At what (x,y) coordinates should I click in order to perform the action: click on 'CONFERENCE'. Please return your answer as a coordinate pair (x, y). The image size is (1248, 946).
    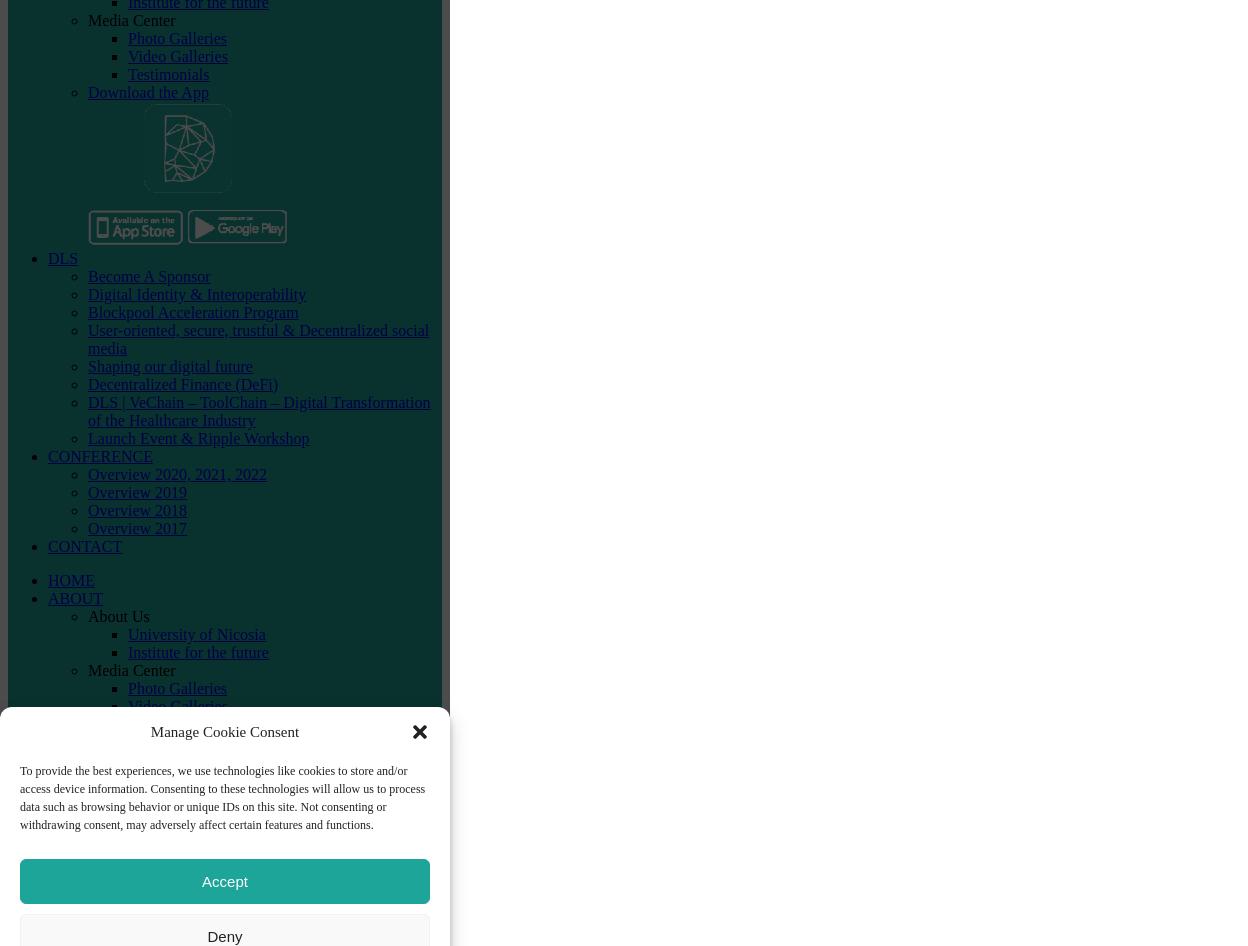
    Looking at the image, I should click on (48, 454).